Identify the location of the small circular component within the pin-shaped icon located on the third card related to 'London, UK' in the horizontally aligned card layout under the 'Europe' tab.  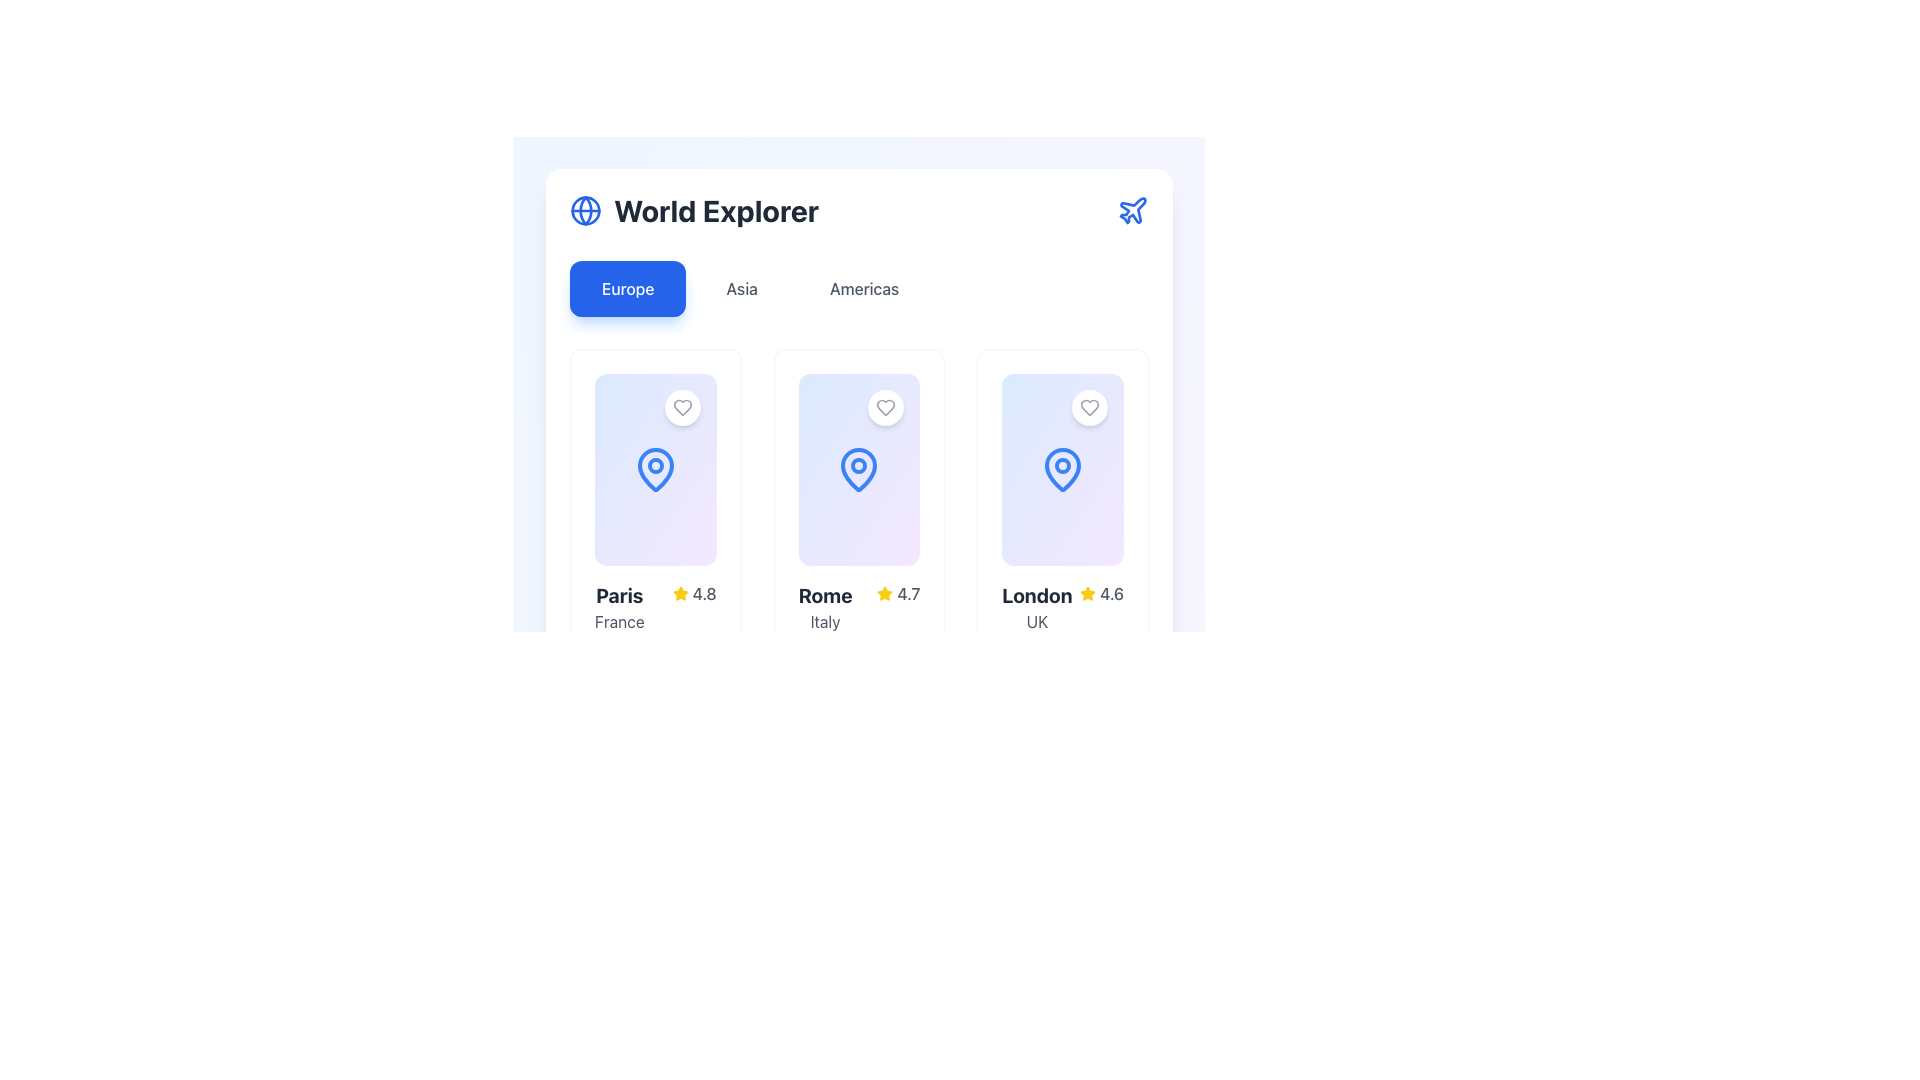
(1062, 466).